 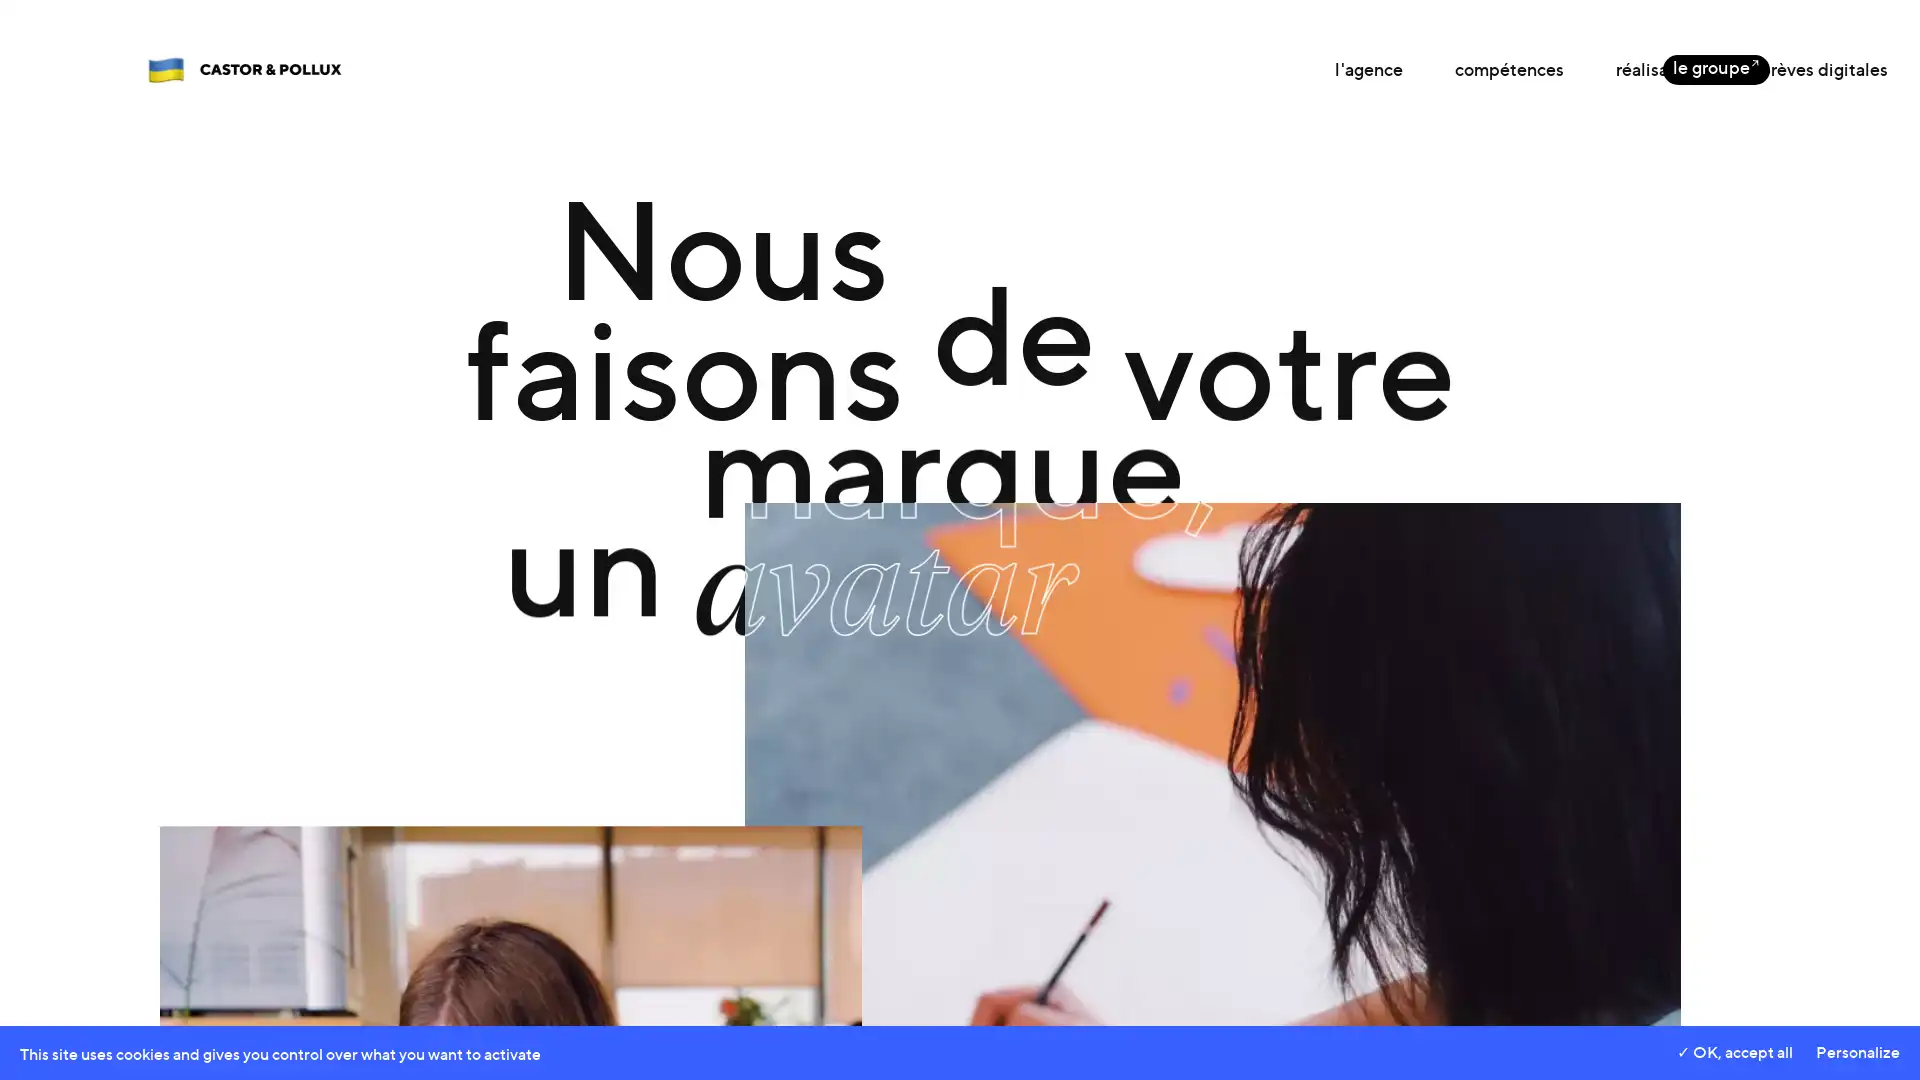 What do you see at coordinates (1733, 1049) in the screenshot?
I see `OK, accept all` at bounding box center [1733, 1049].